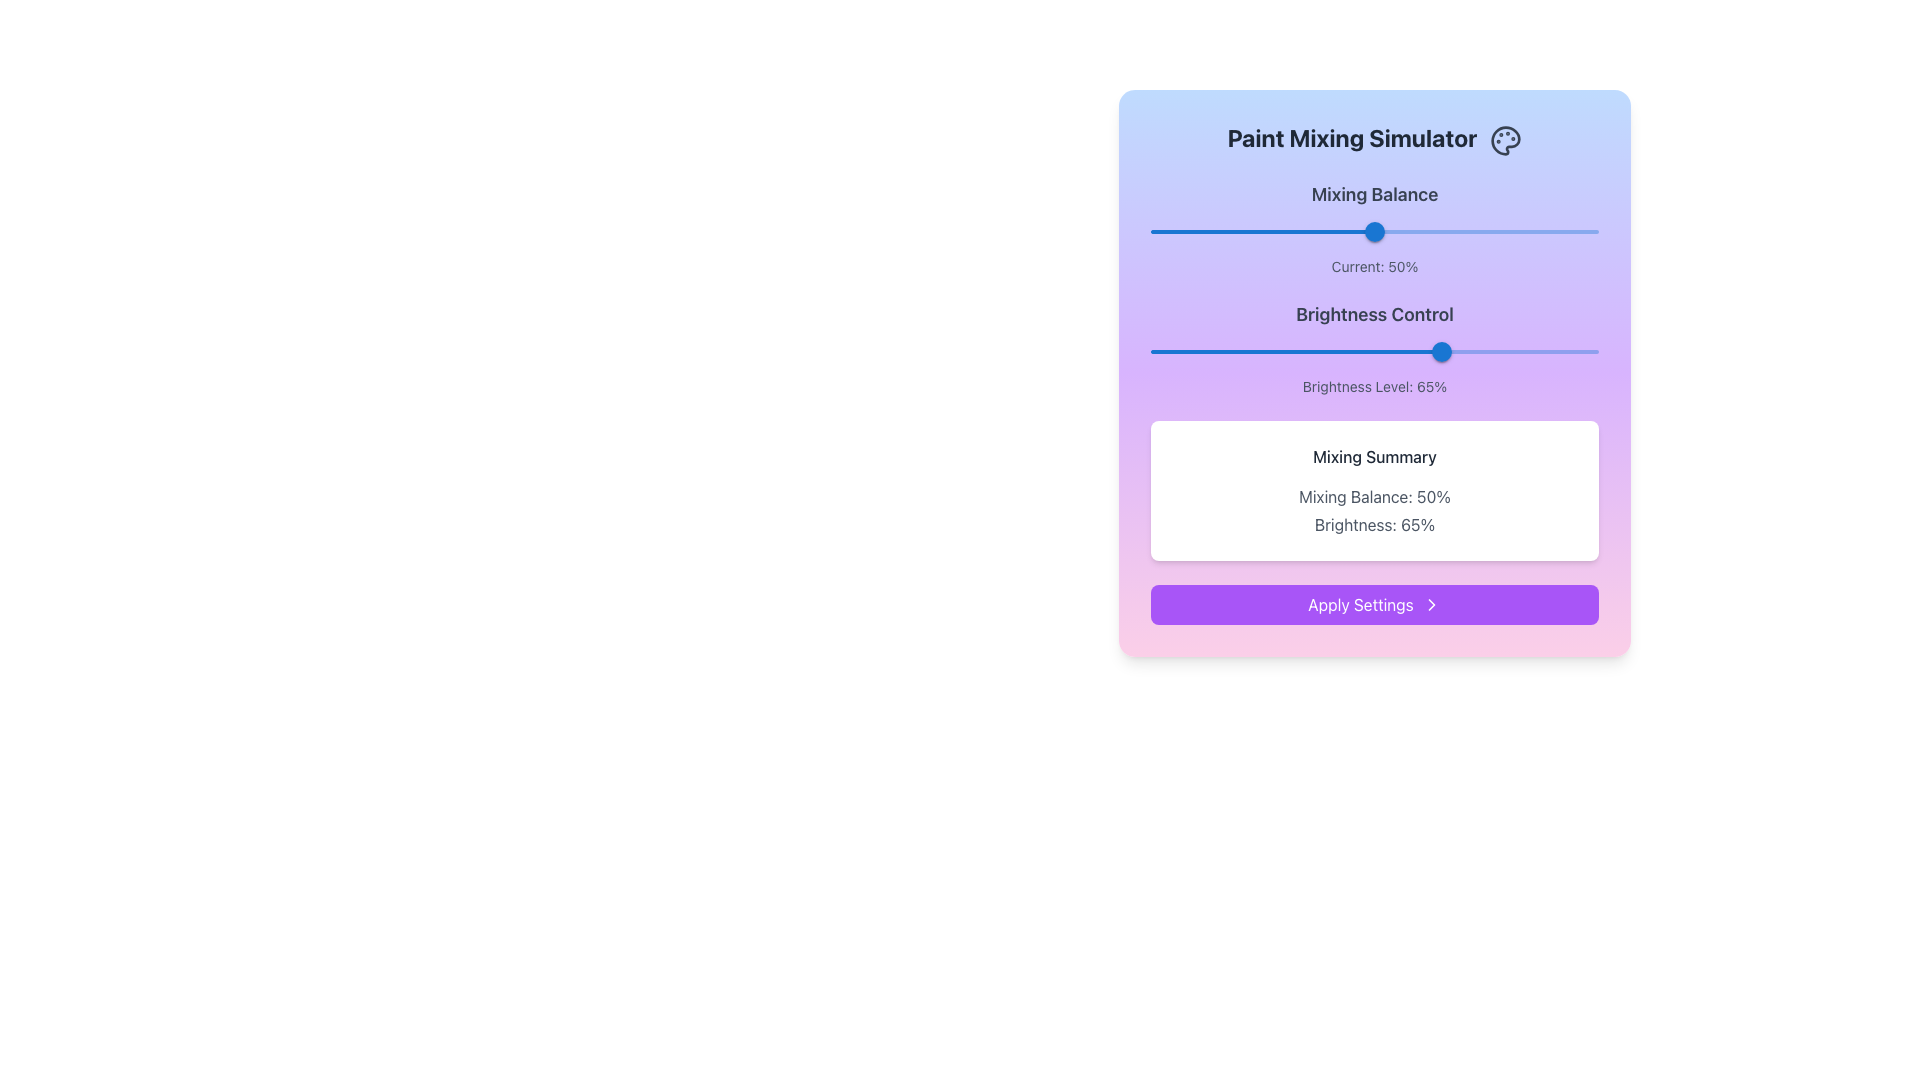 The width and height of the screenshot is (1920, 1080). I want to click on the gray text label displaying 'Current: 50%' located below the 'Mixing Balance' slider interface, so click(1373, 265).